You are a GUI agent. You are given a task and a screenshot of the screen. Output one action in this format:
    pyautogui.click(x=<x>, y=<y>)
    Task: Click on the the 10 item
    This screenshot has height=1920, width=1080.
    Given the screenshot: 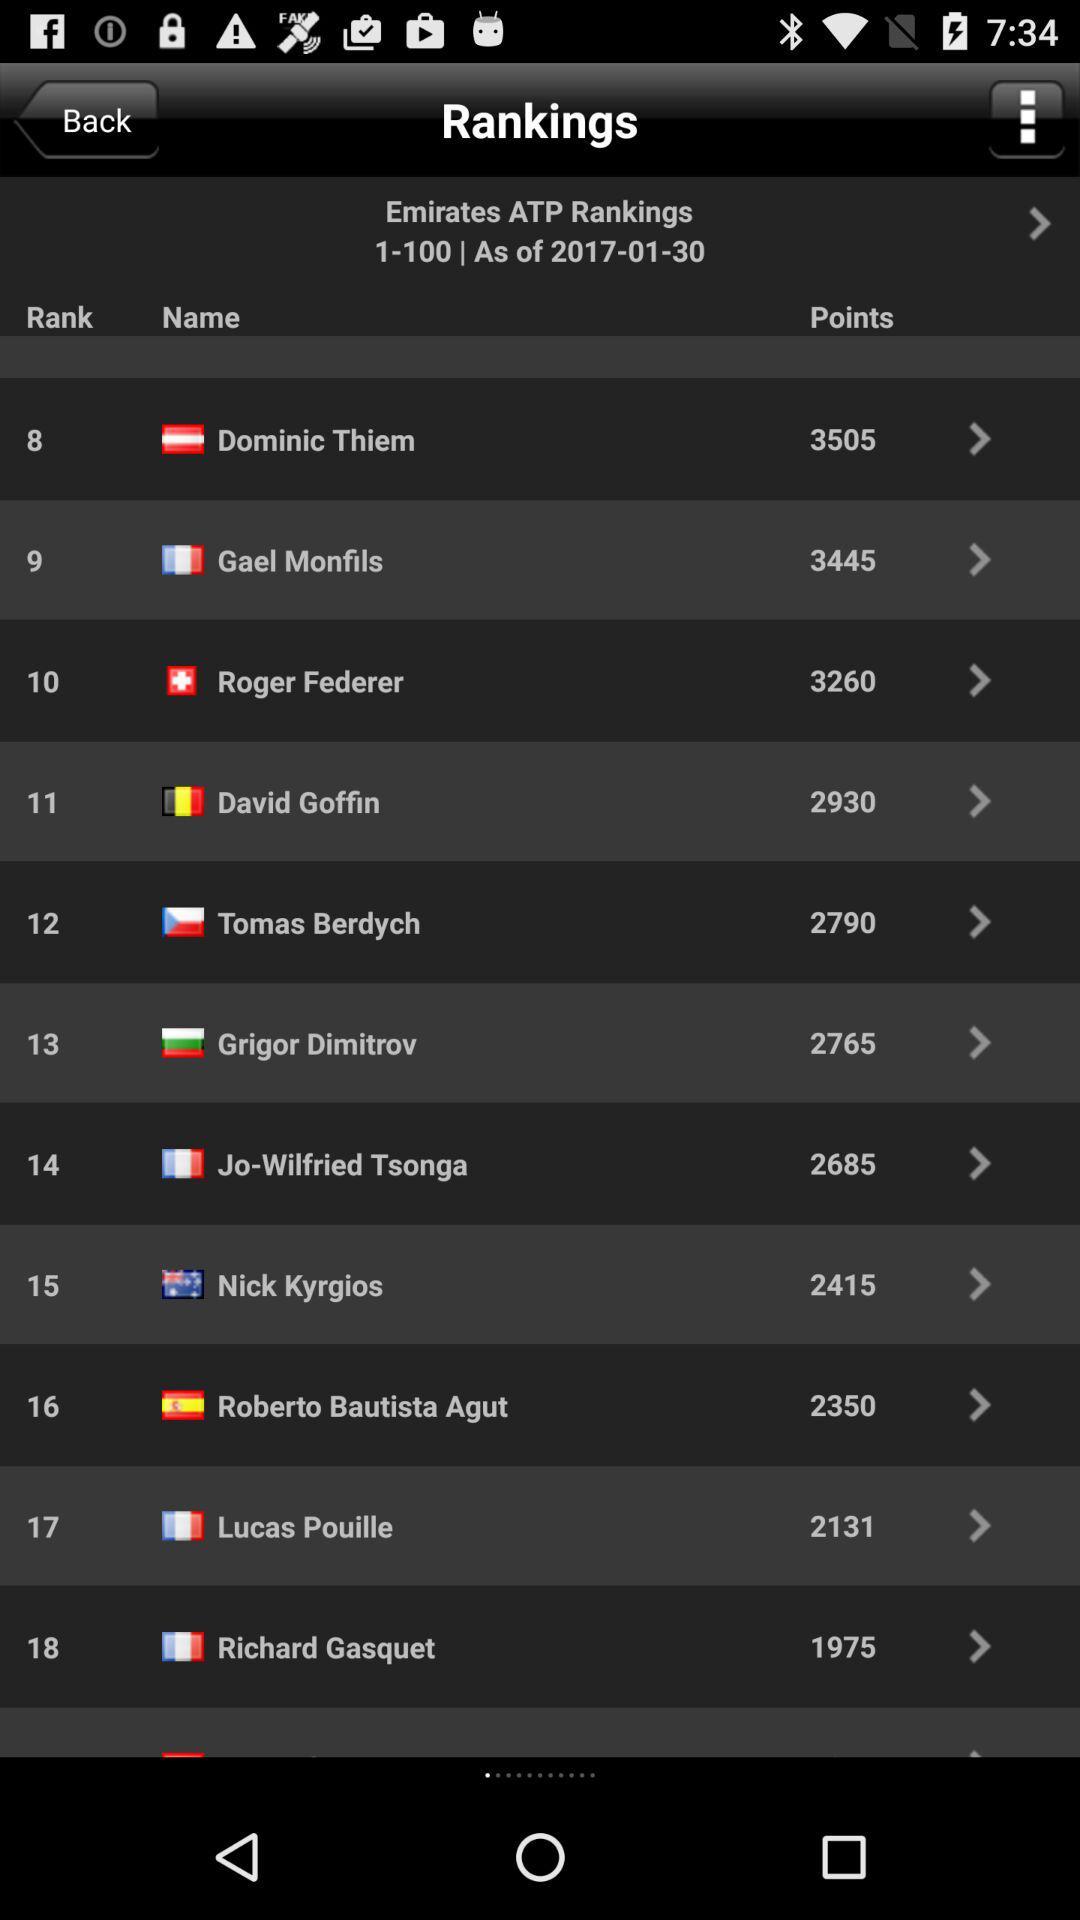 What is the action you would take?
    pyautogui.click(x=29, y=680)
    